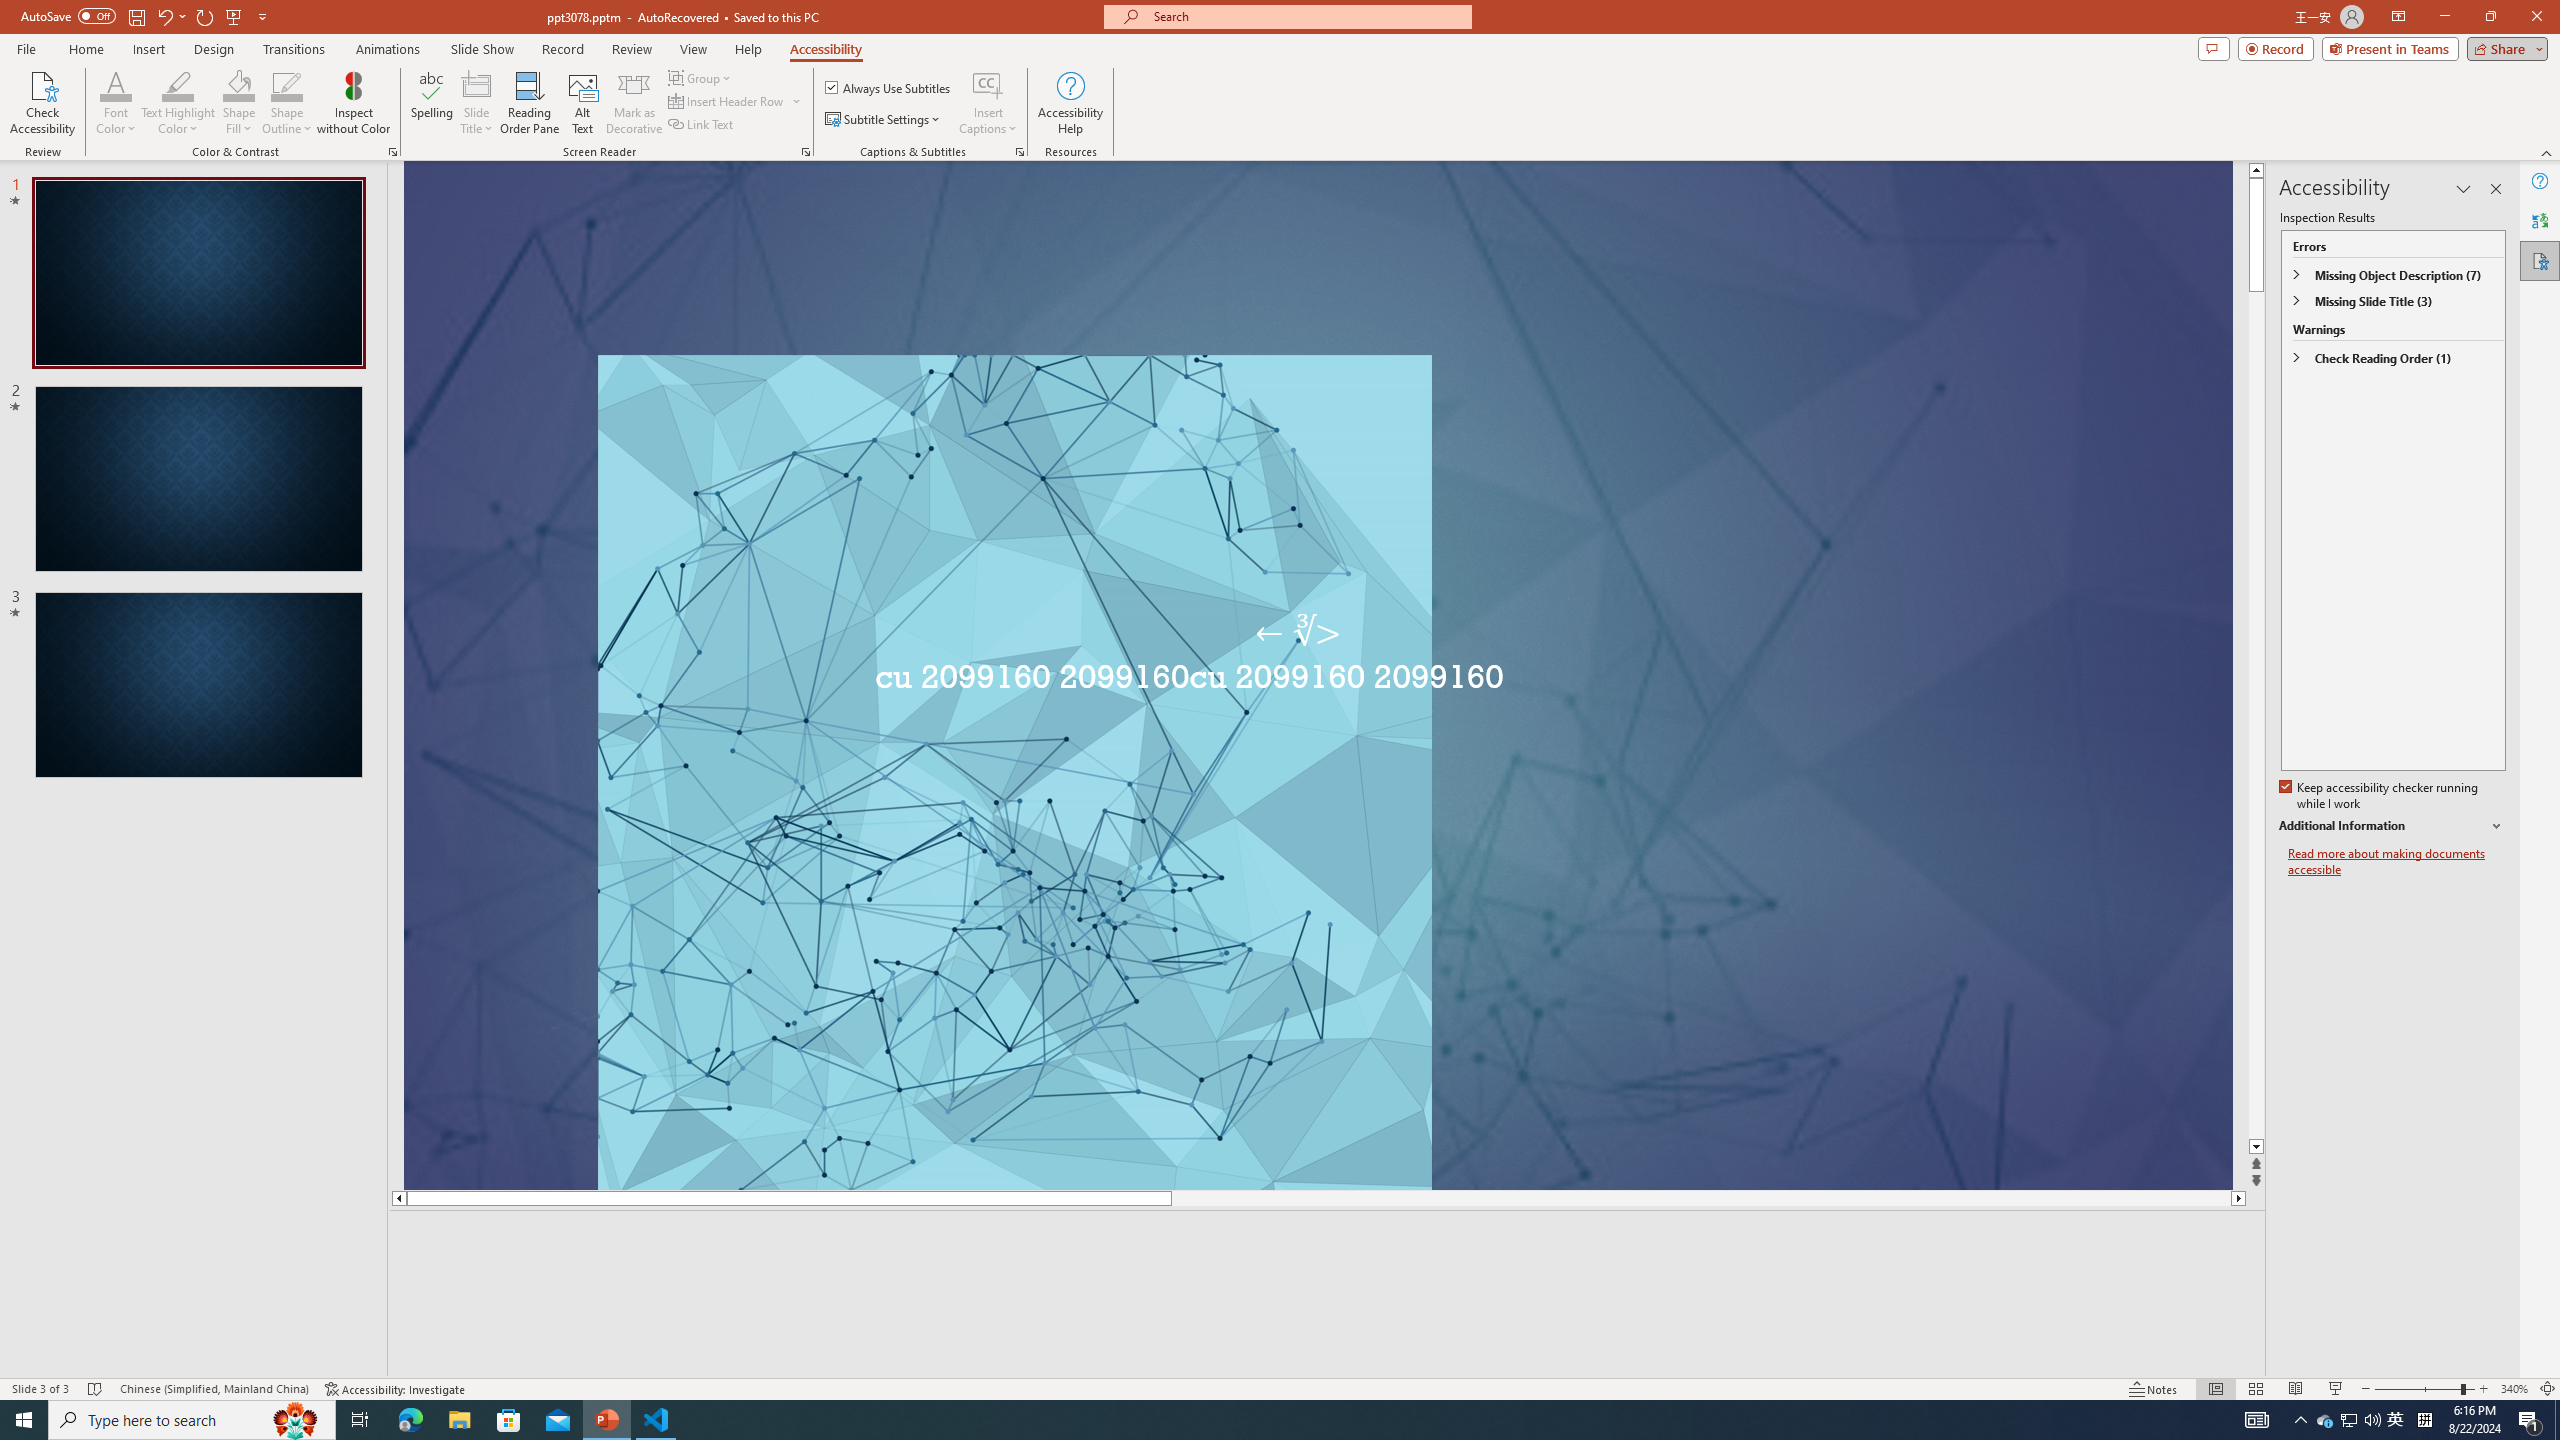 The height and width of the screenshot is (1440, 2560). I want to click on 'Screen Reader', so click(806, 150).